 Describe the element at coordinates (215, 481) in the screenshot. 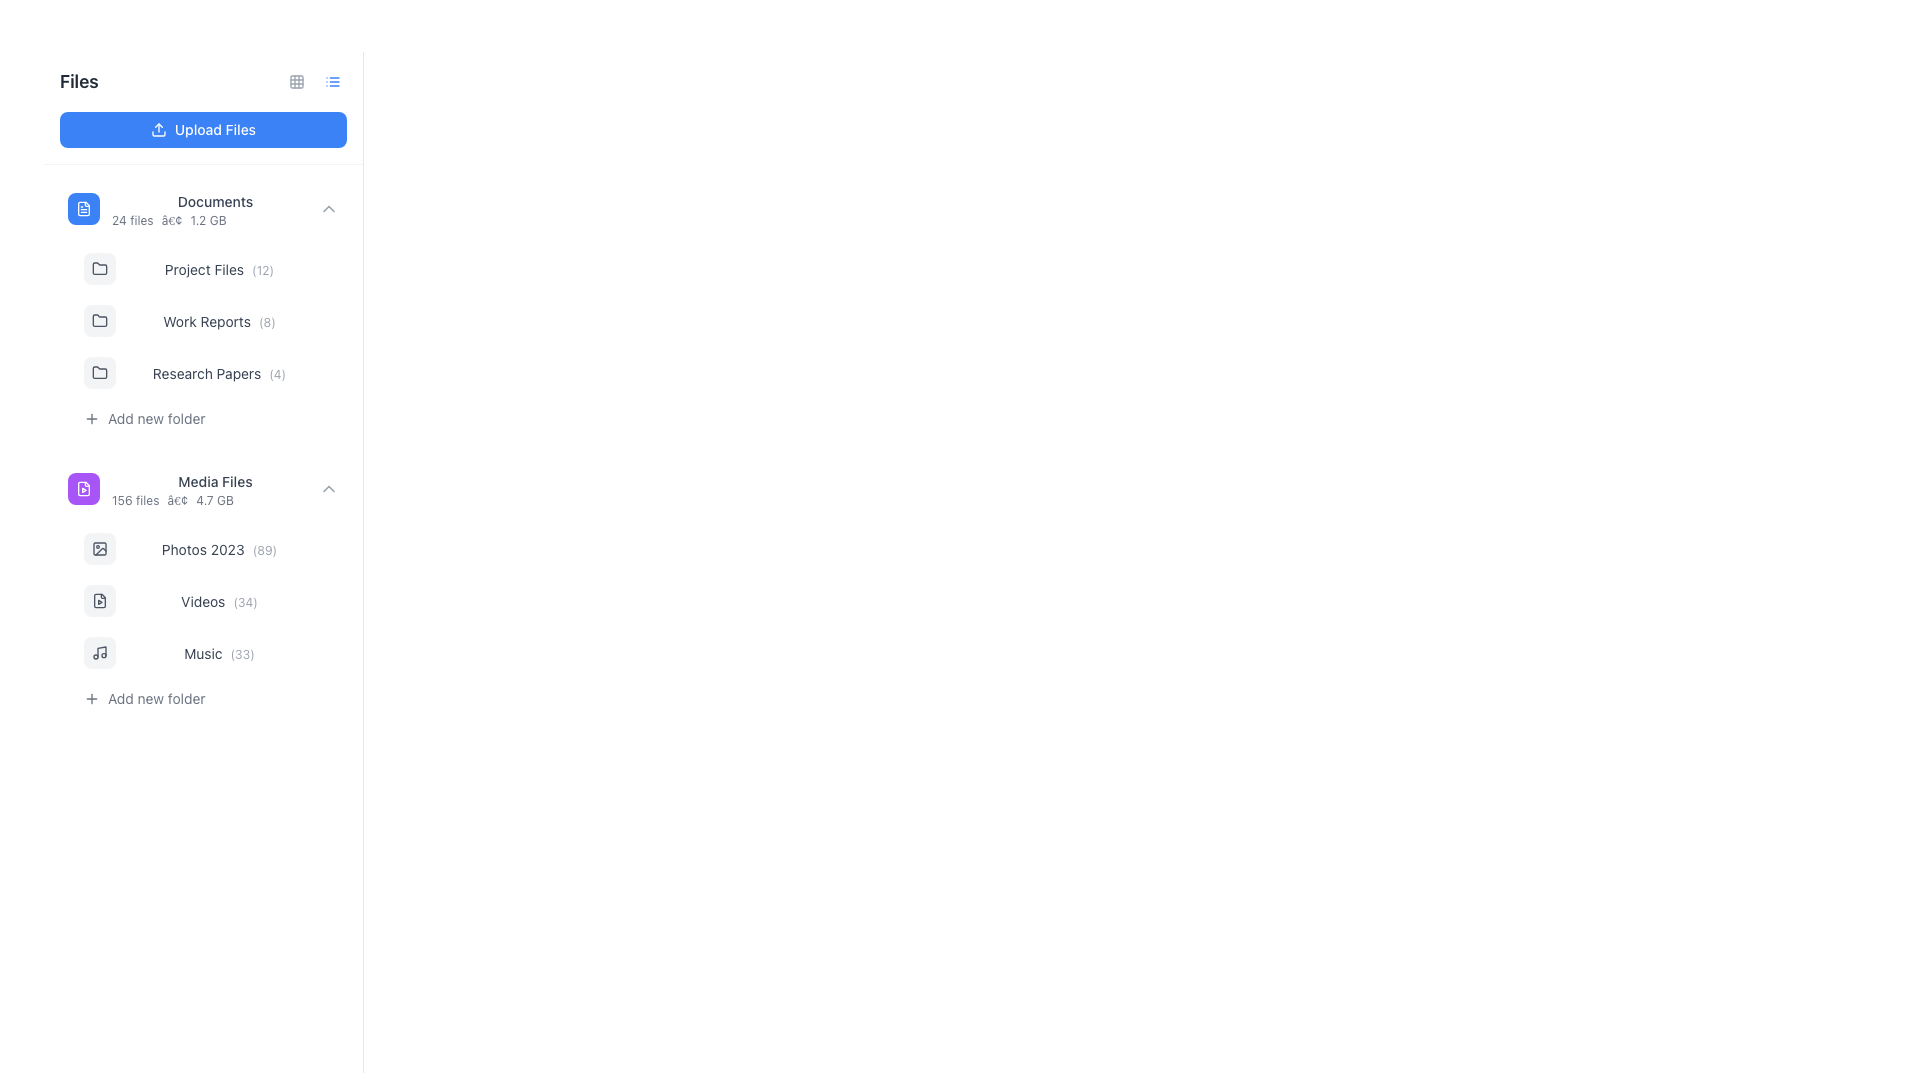

I see `the 'Media Files' text label, which is displayed in a small, medium-weight gray font and positioned above the label '156 files • 4.7 GB' in the file list` at that location.